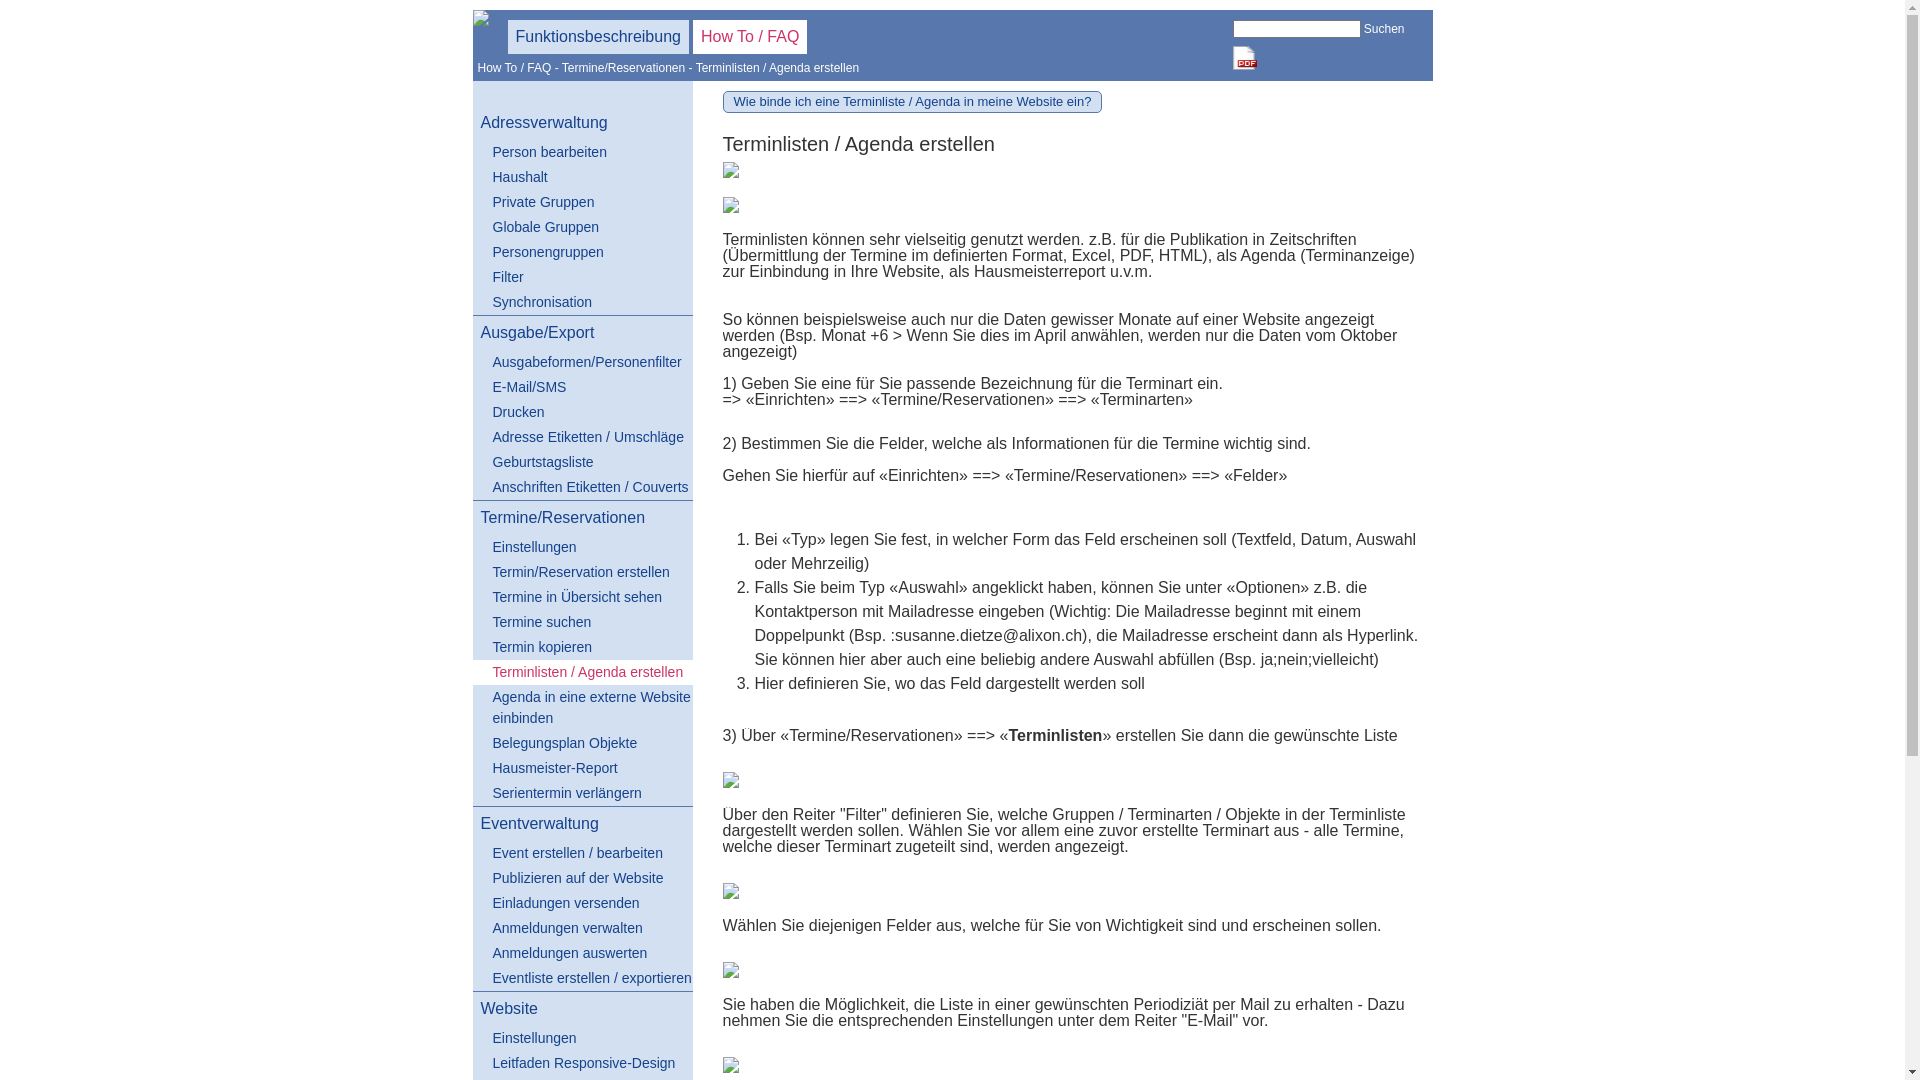 The image size is (1920, 1080). Describe the element at coordinates (580, 824) in the screenshot. I see `'Eventverwaltung'` at that location.